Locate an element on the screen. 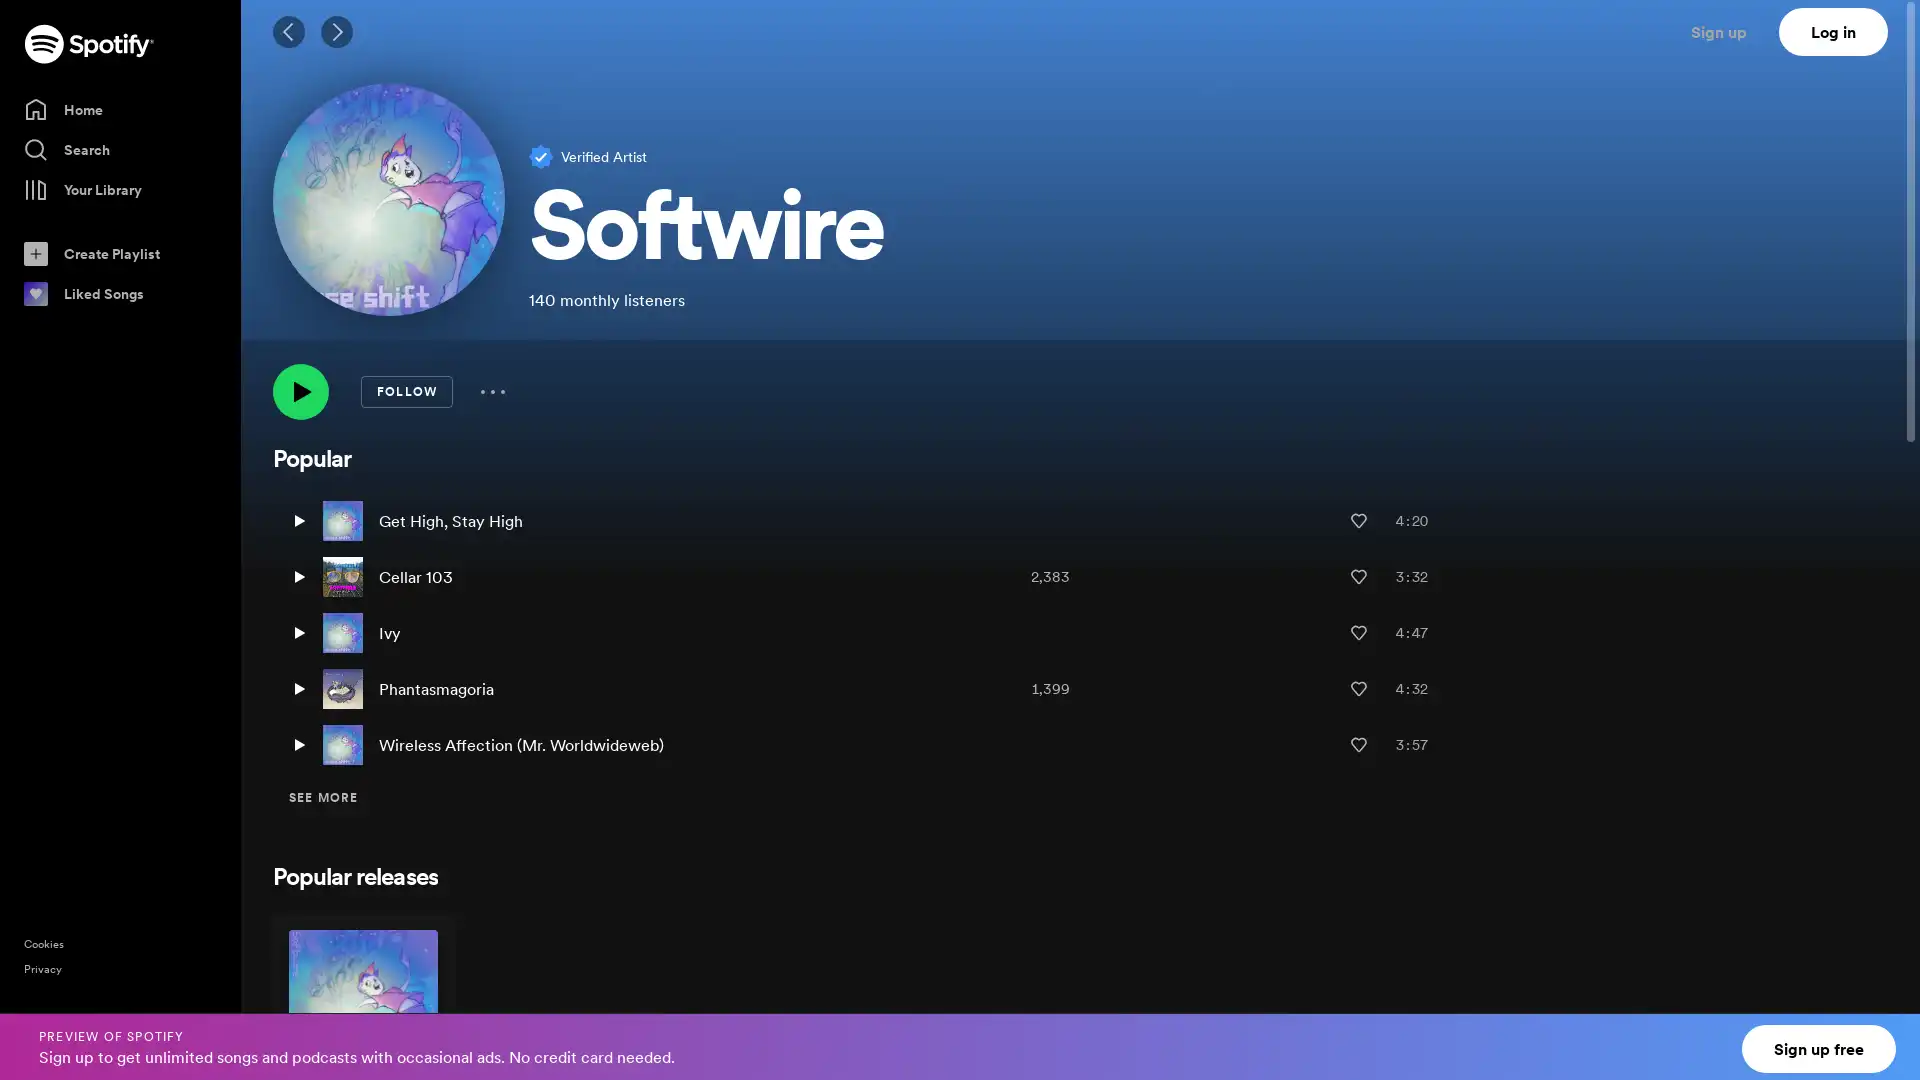 The height and width of the screenshot is (1080, 1920). Play Phase Shift is located at coordinates (403, 1052).